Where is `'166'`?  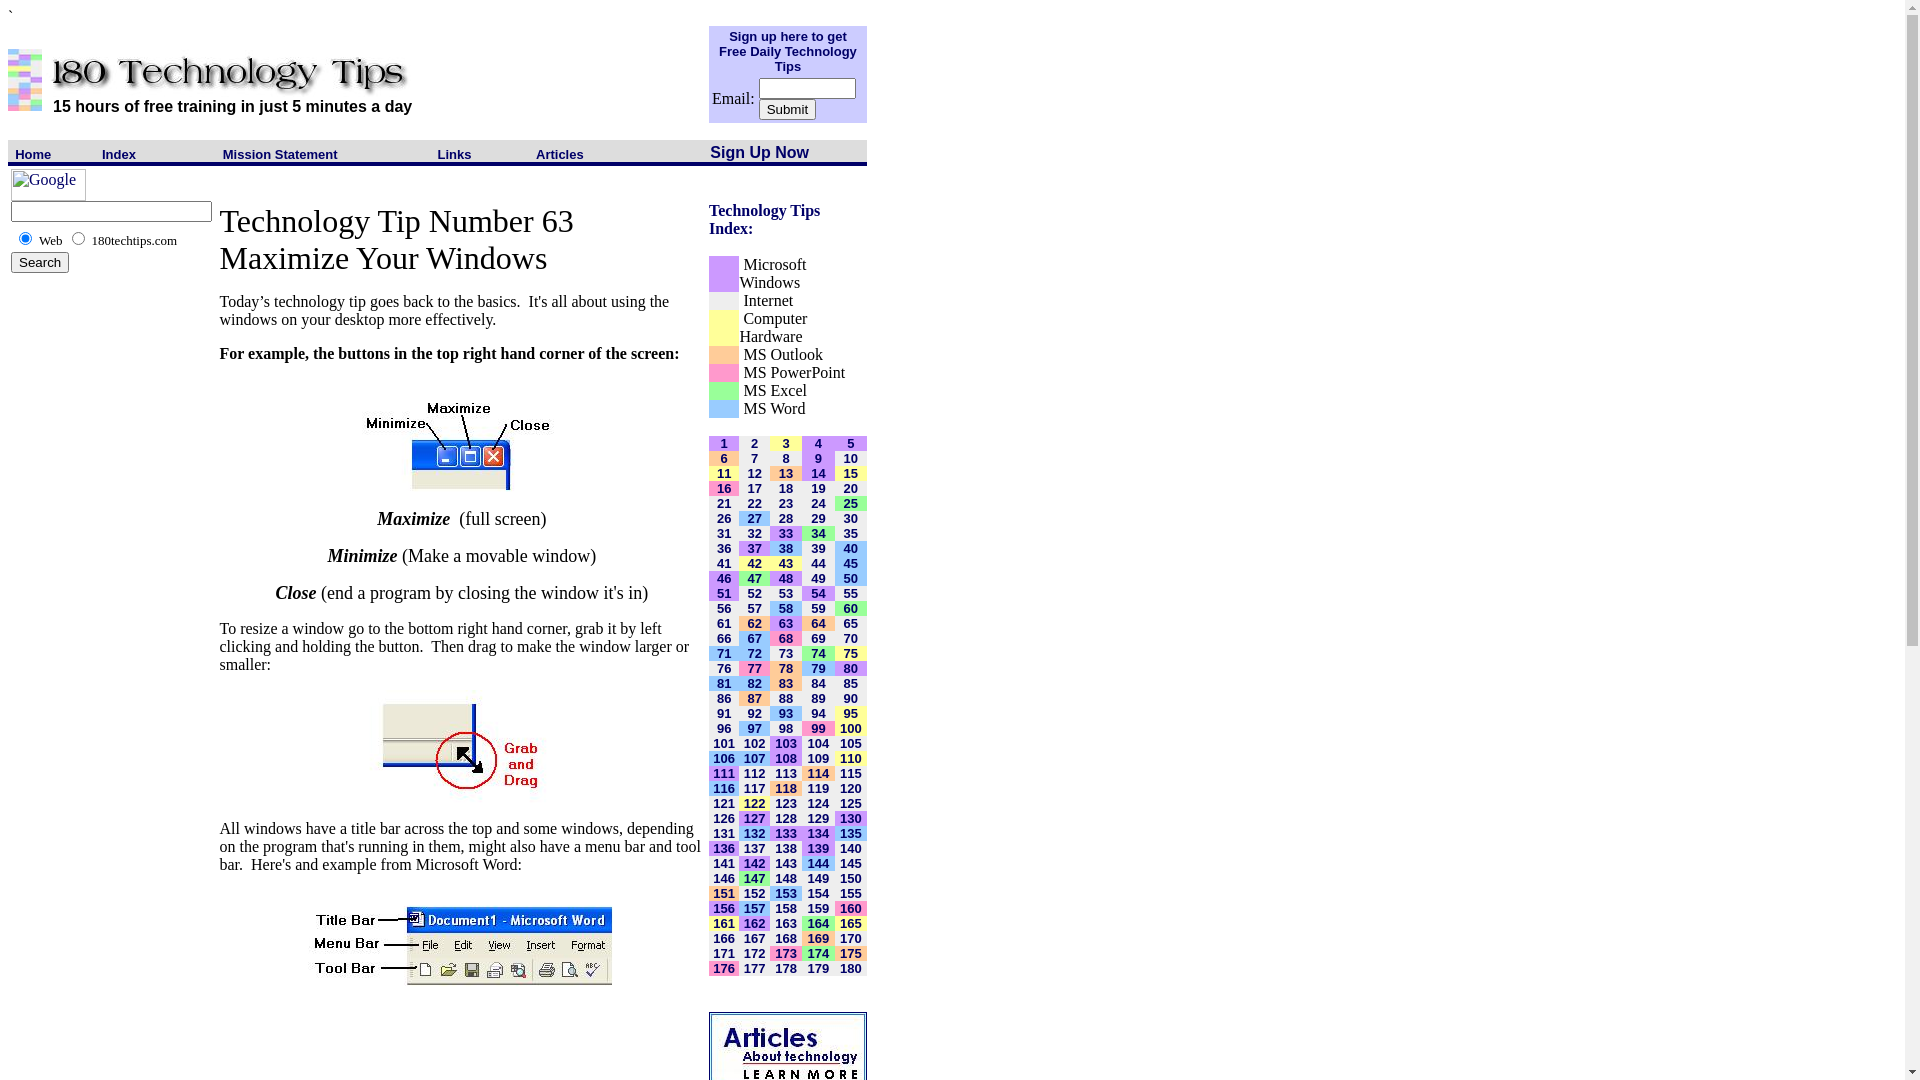 '166' is located at coordinates (713, 937).